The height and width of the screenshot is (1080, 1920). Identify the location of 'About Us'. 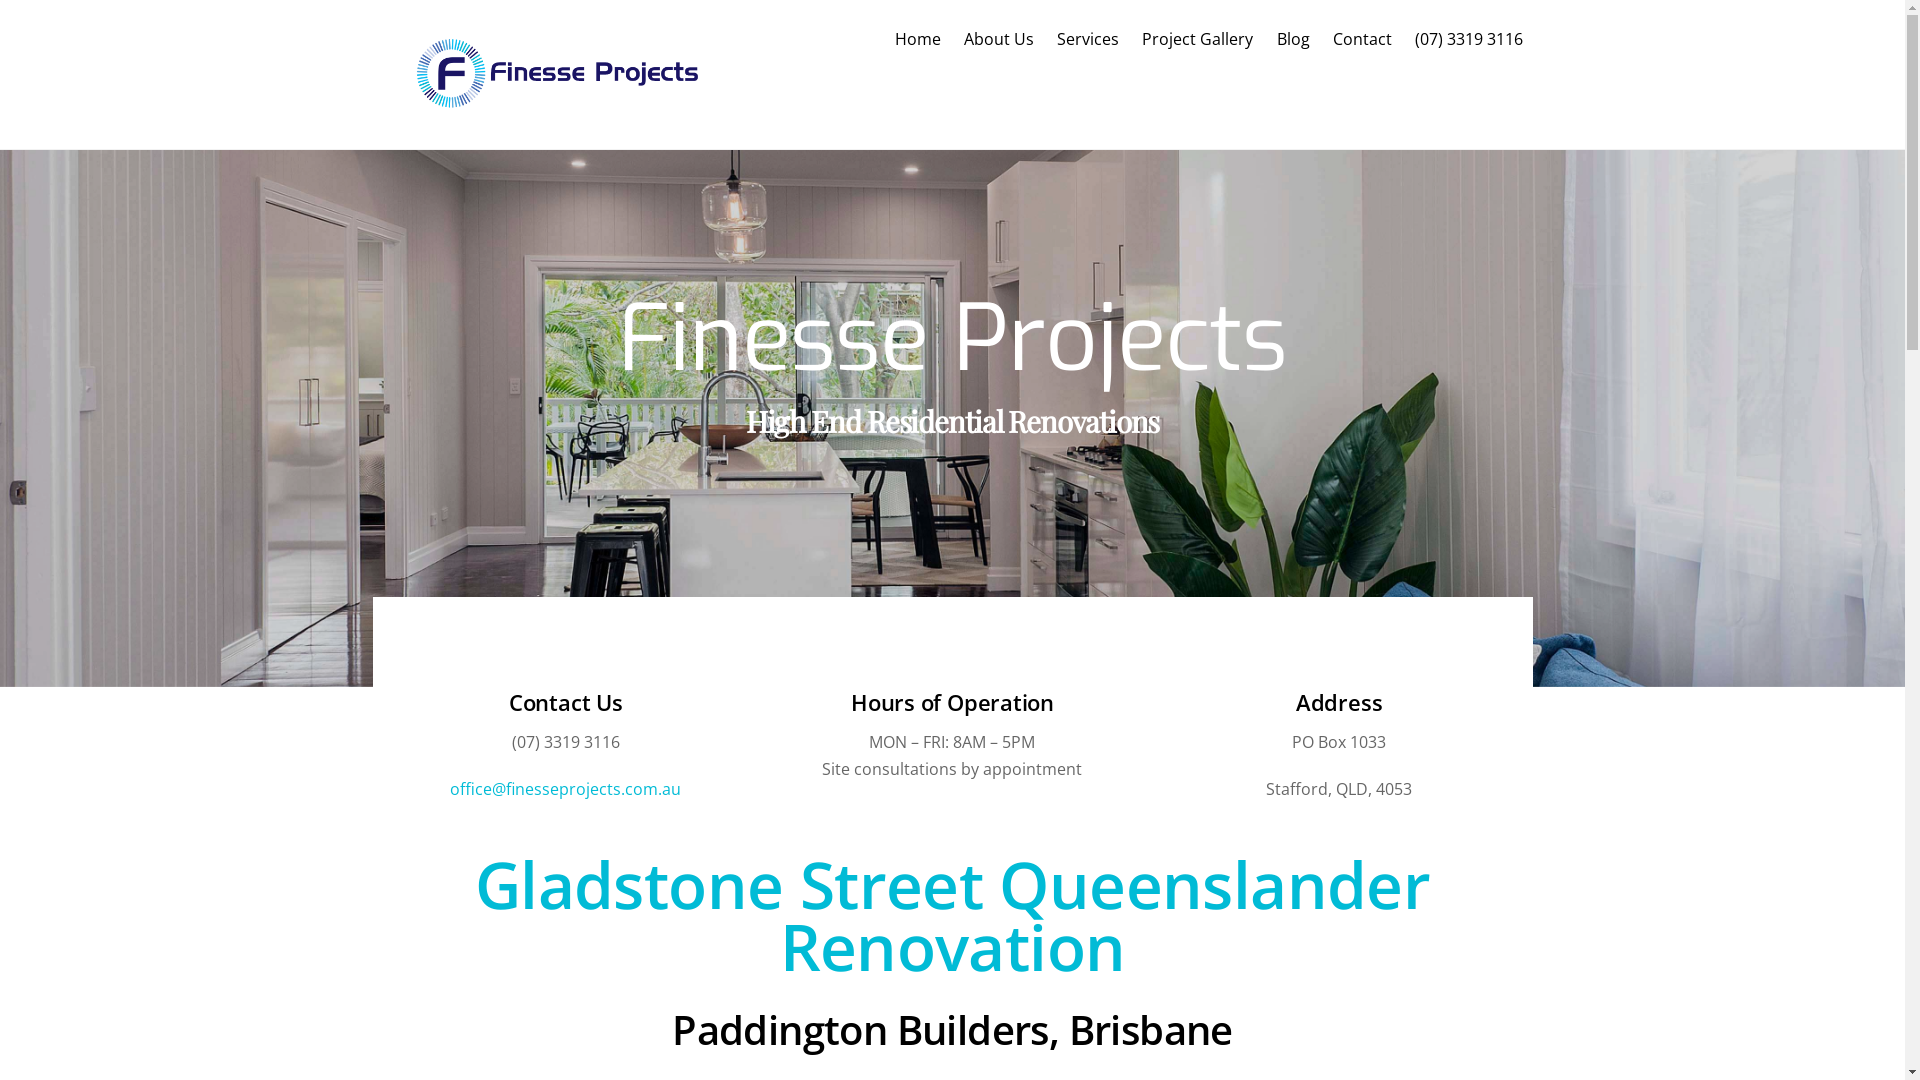
(998, 38).